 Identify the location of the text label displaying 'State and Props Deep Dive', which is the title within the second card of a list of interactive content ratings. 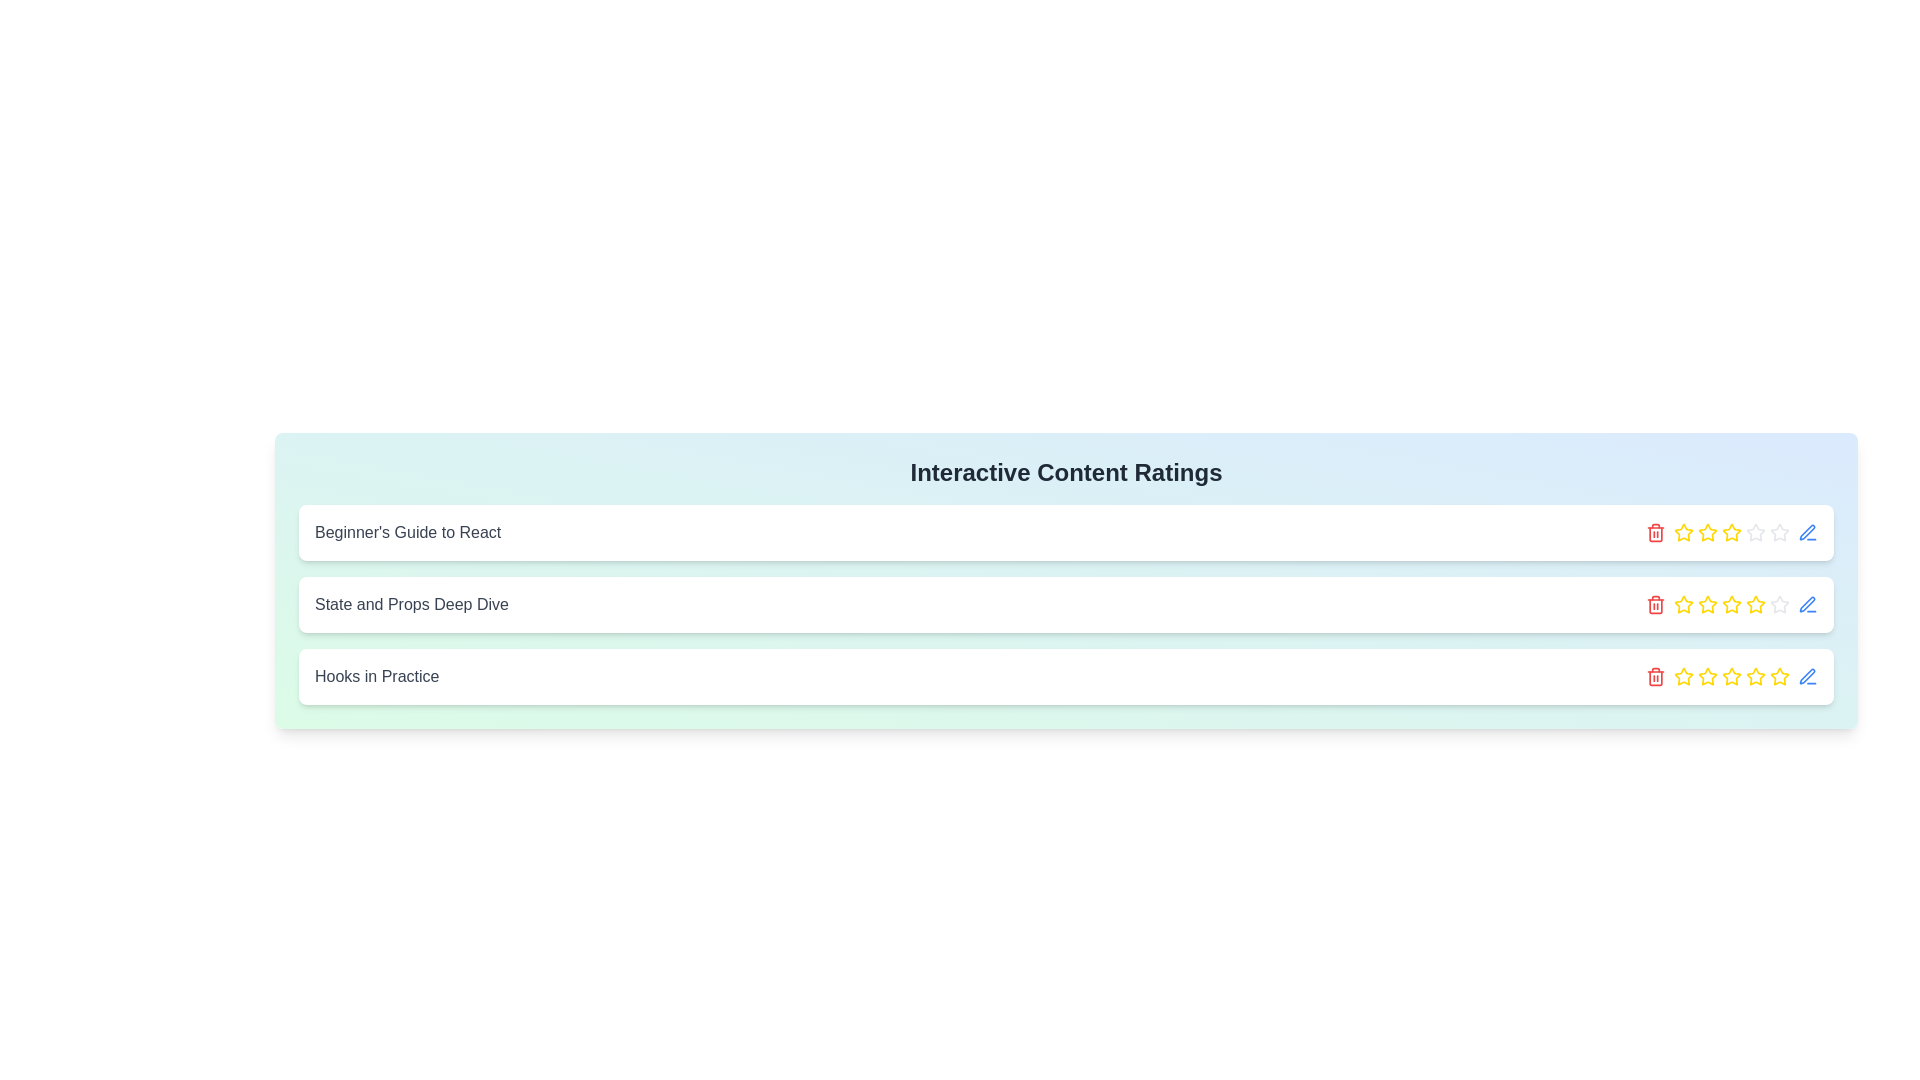
(411, 604).